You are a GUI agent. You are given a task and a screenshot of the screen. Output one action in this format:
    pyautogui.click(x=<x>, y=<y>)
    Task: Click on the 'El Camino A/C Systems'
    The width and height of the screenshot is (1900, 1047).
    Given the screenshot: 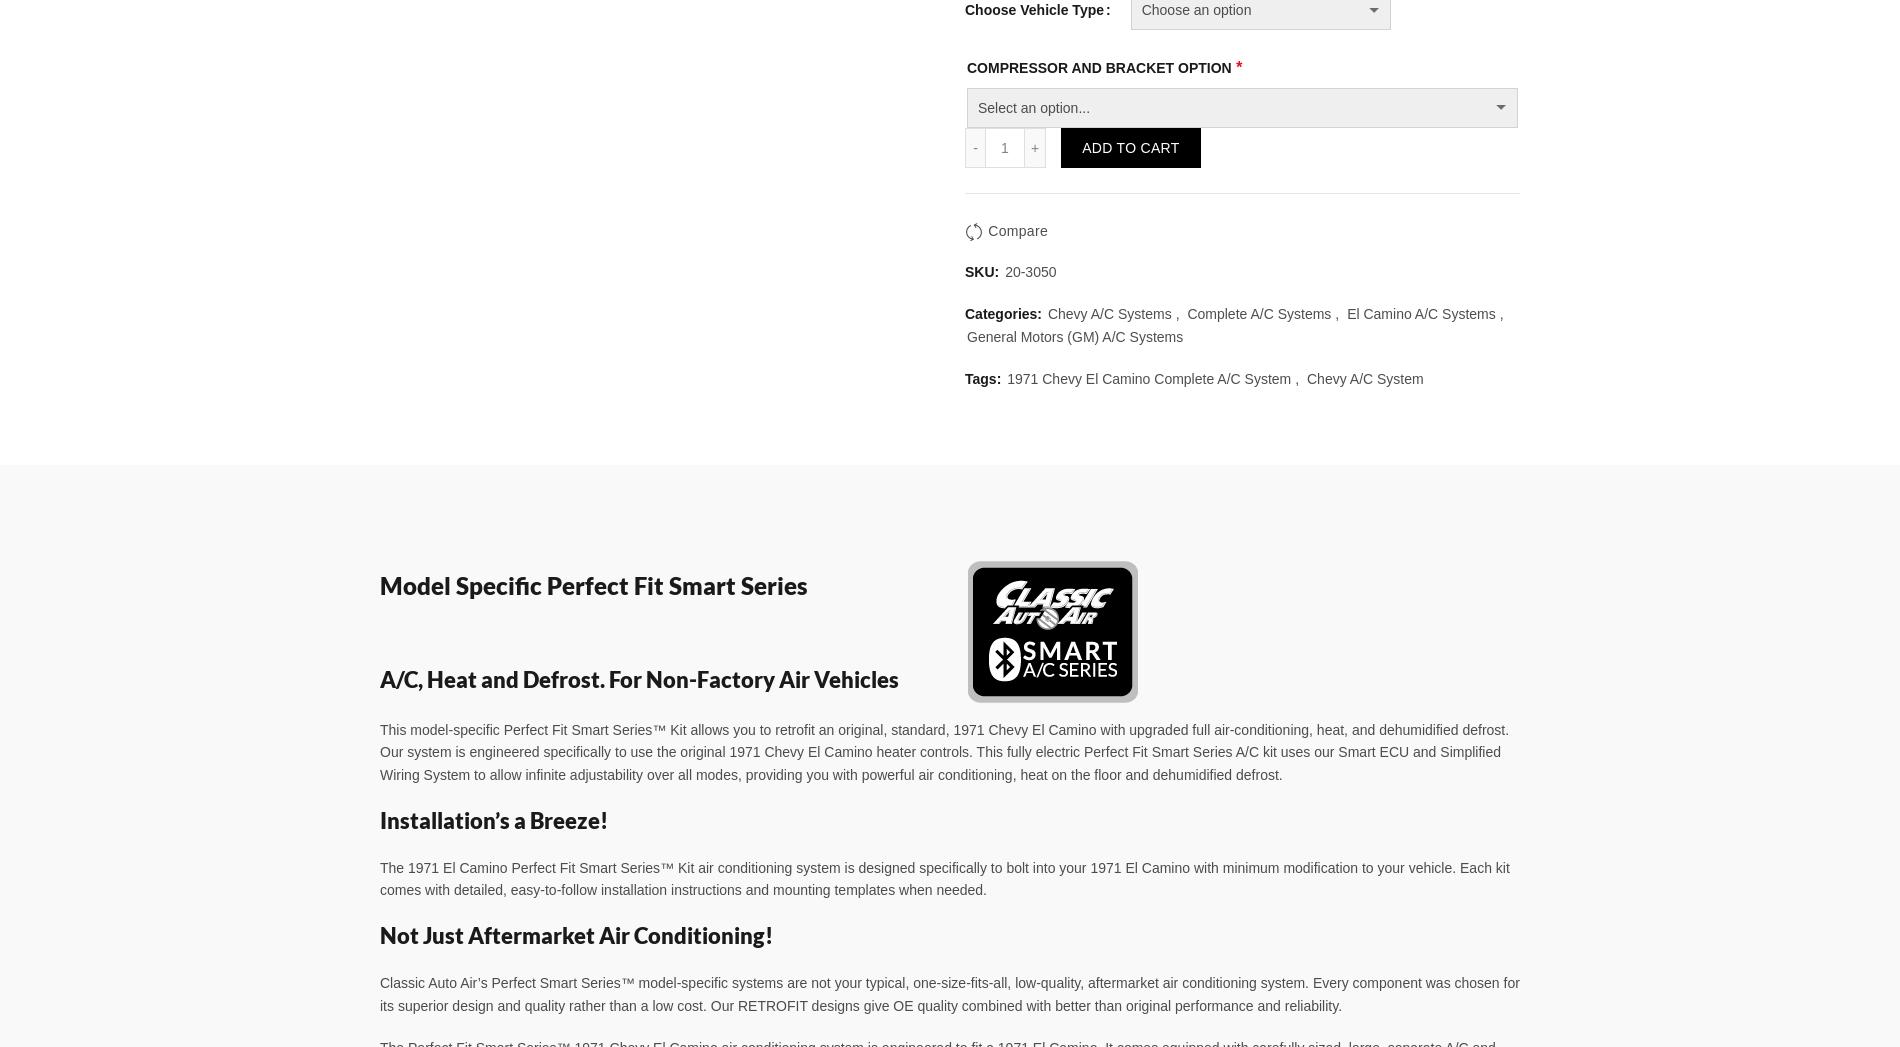 What is the action you would take?
    pyautogui.click(x=1420, y=312)
    